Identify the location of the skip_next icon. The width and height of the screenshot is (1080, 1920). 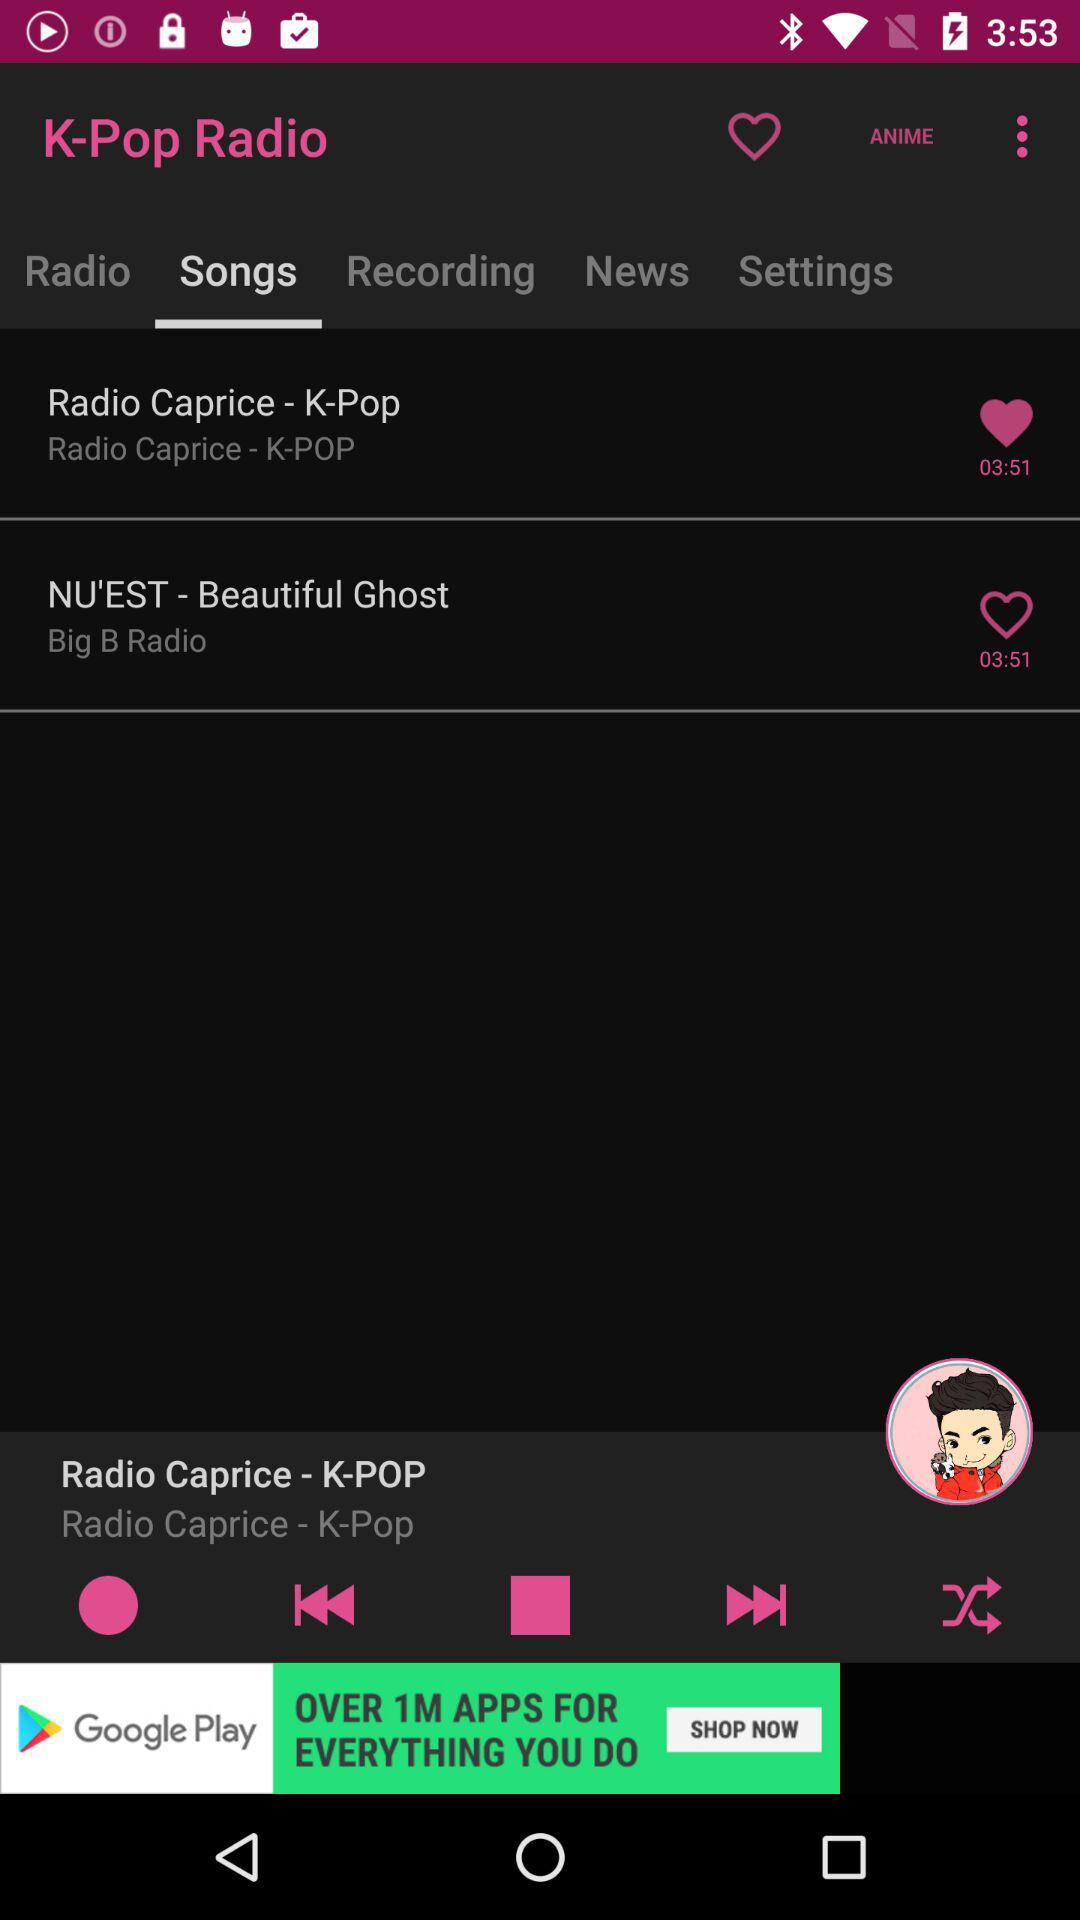
(756, 1604).